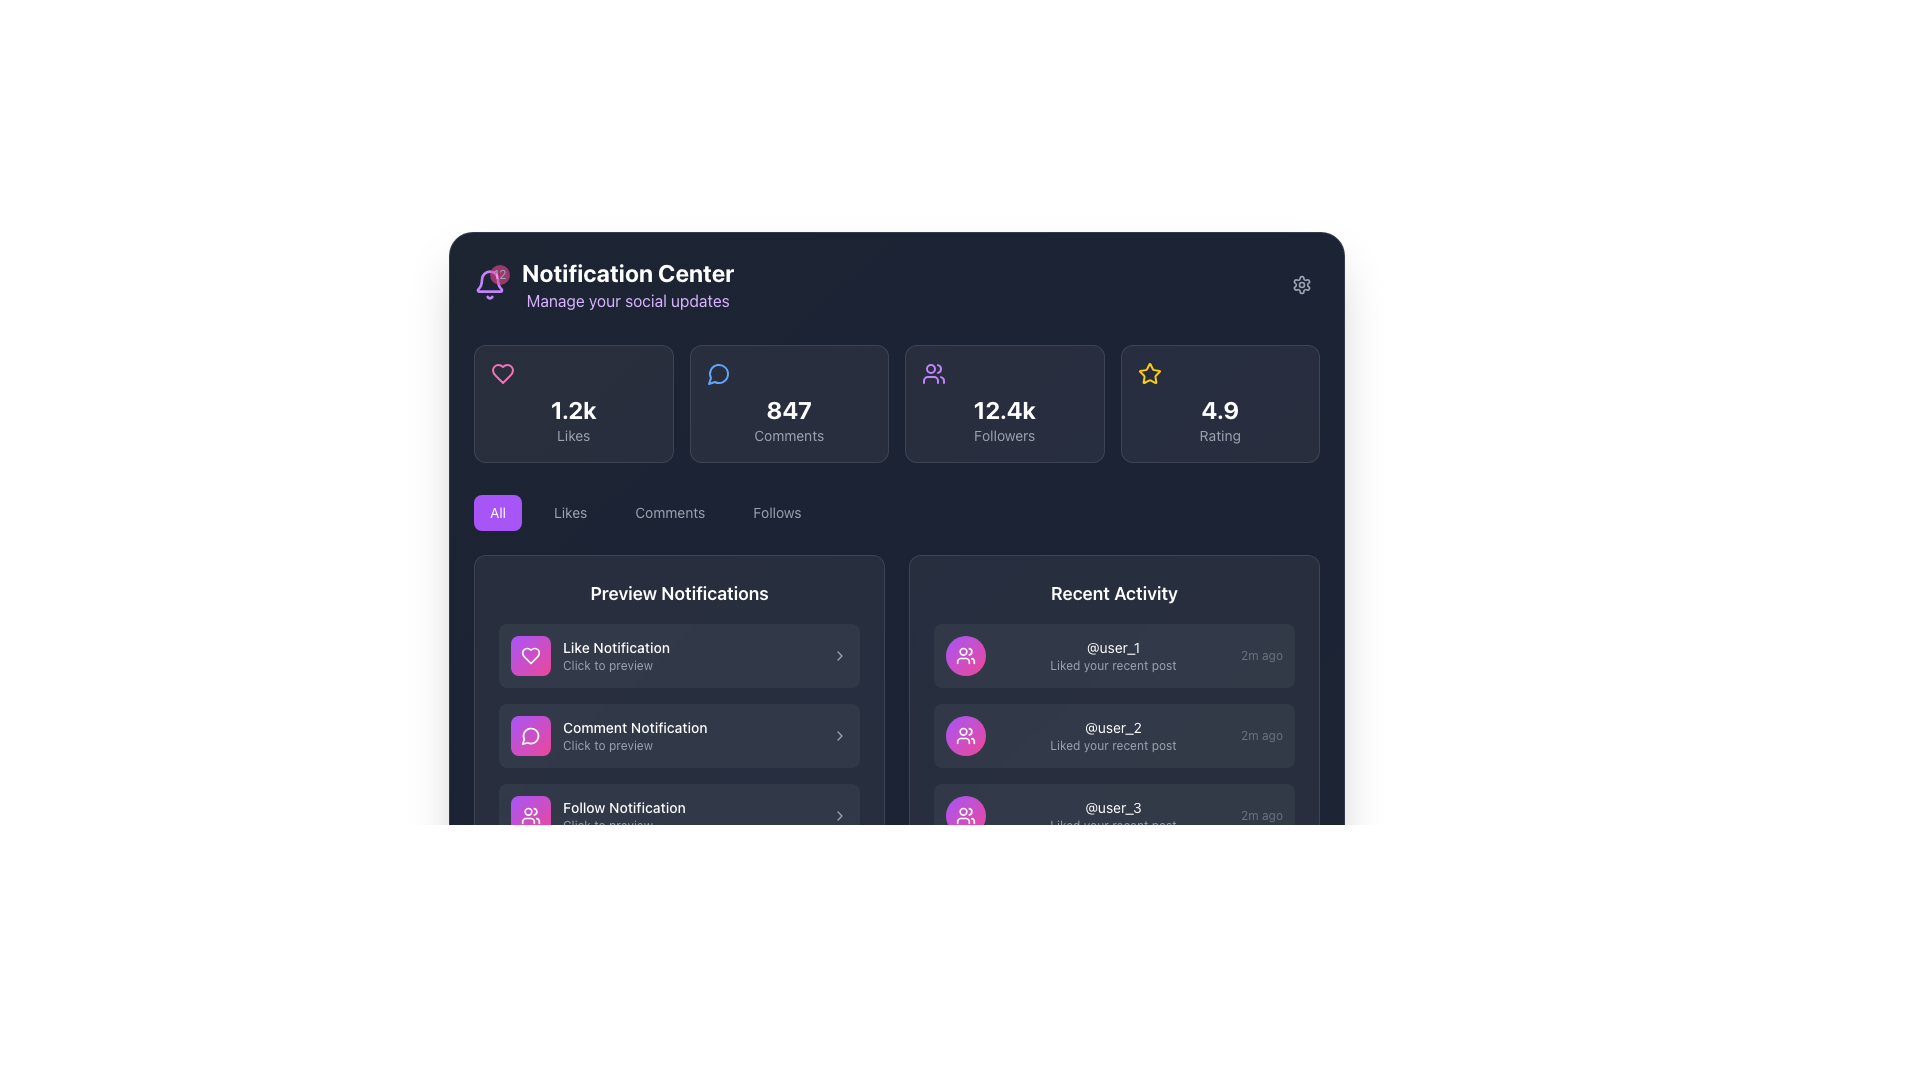 The width and height of the screenshot is (1920, 1080). What do you see at coordinates (691, 816) in the screenshot?
I see `the Text block within the 'Preview Notifications' list item, which is the third item and provides a notification preview option` at bounding box center [691, 816].